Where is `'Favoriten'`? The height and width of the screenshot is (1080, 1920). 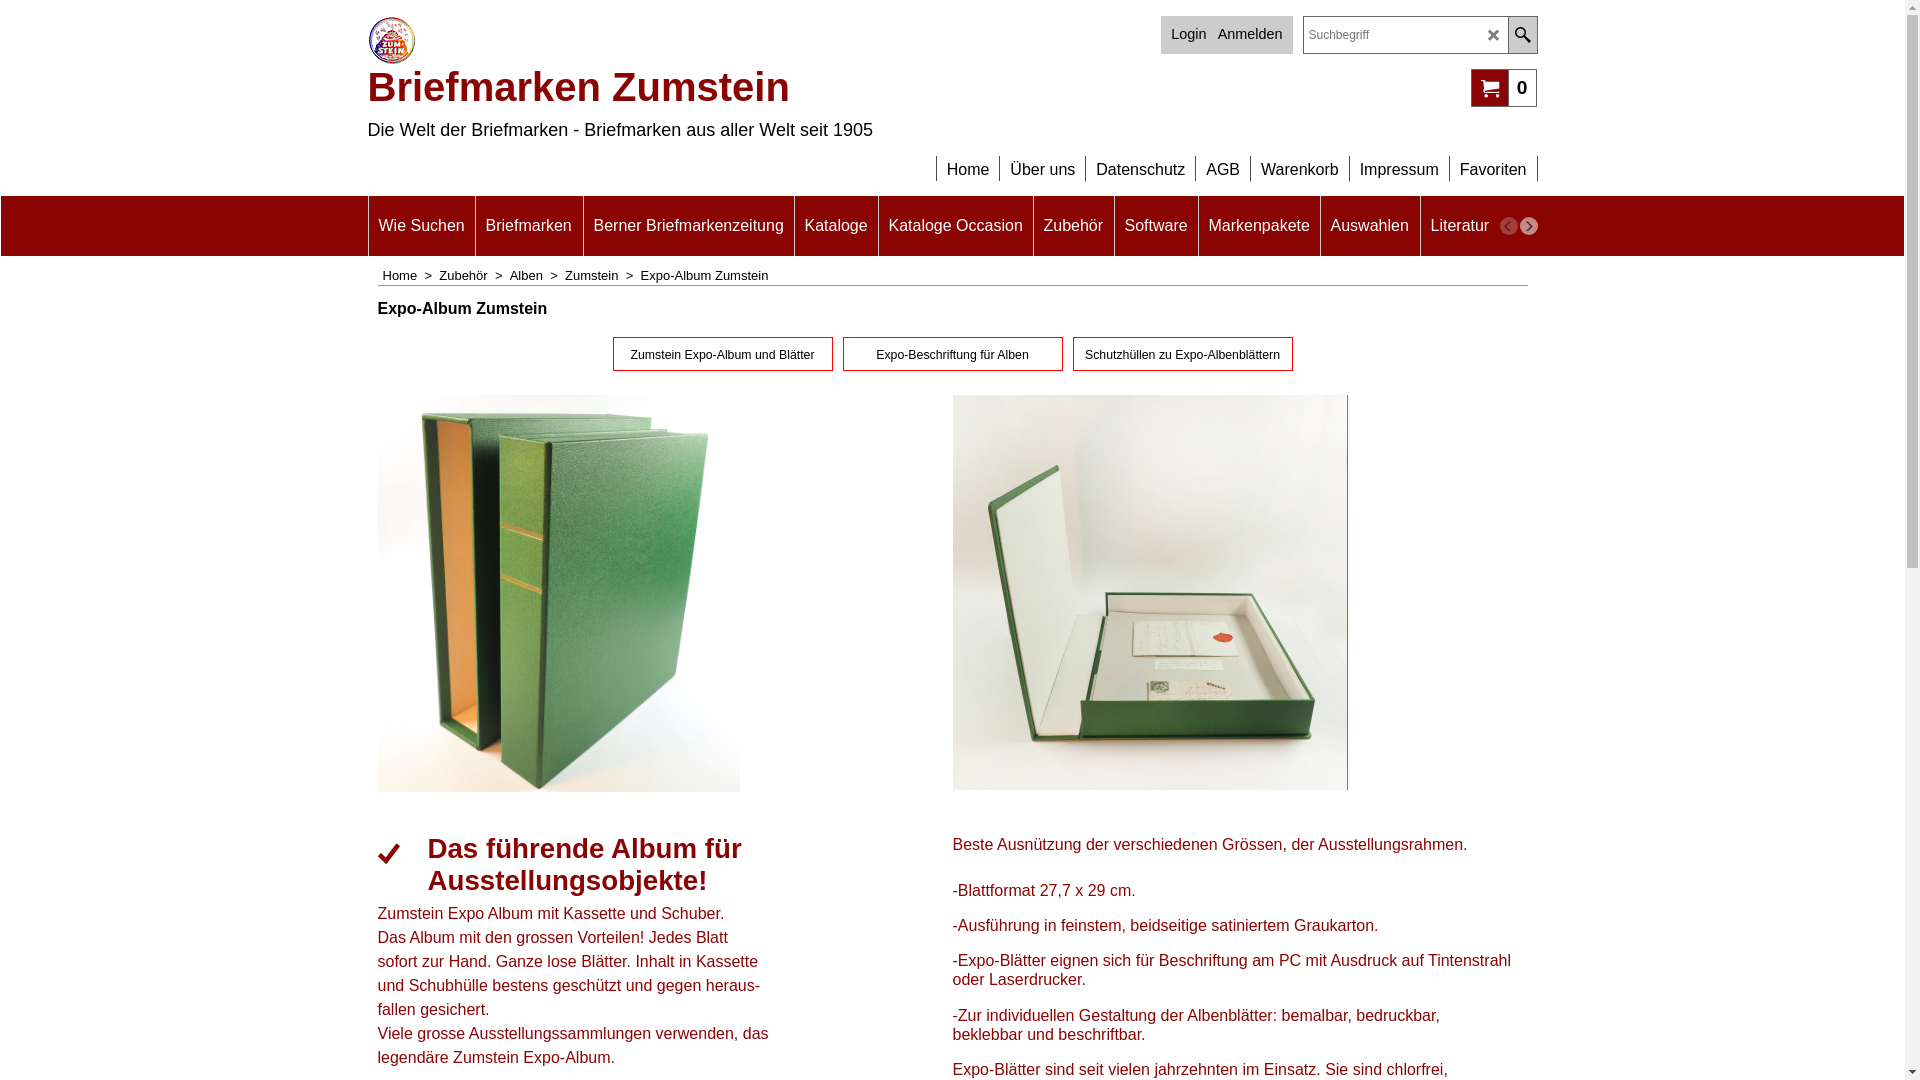
'Favoriten' is located at coordinates (1493, 159).